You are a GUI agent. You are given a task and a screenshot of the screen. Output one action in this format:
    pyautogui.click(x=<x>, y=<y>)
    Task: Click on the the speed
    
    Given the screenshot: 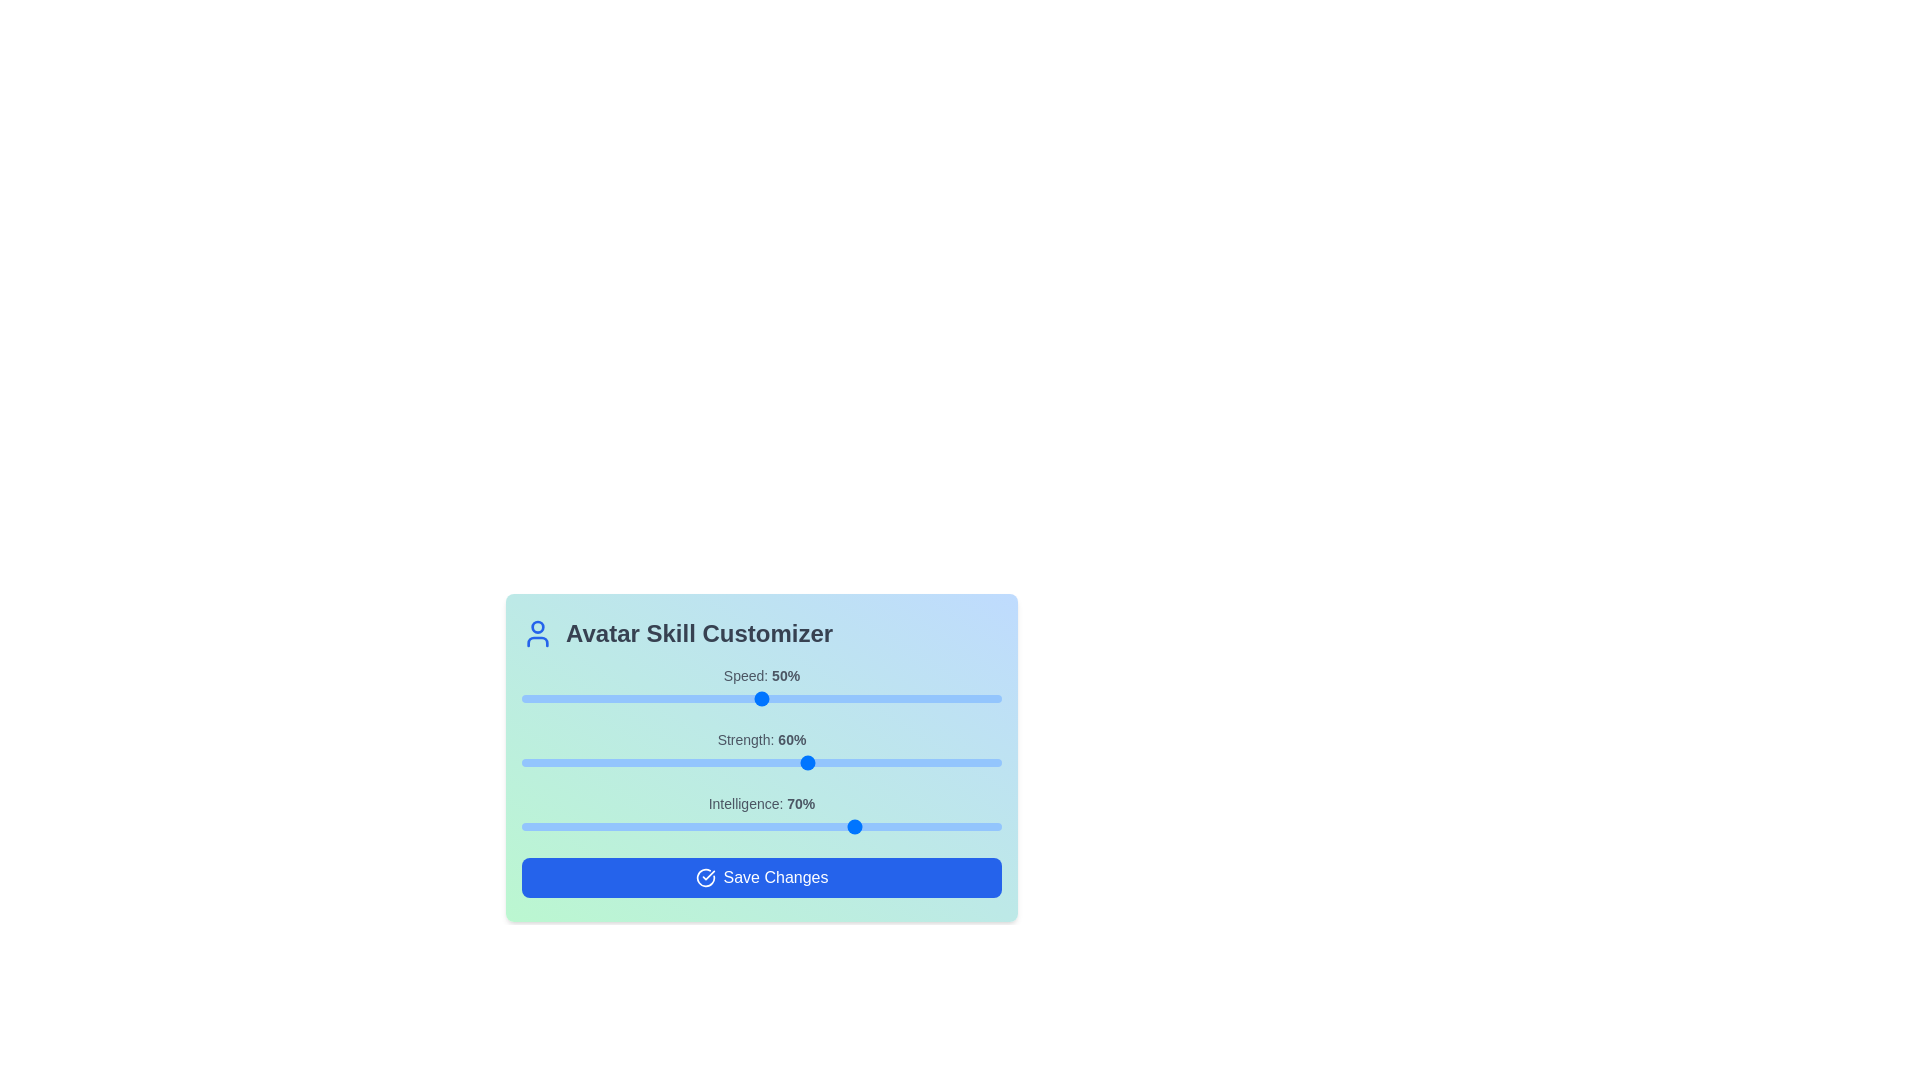 What is the action you would take?
    pyautogui.click(x=583, y=697)
    